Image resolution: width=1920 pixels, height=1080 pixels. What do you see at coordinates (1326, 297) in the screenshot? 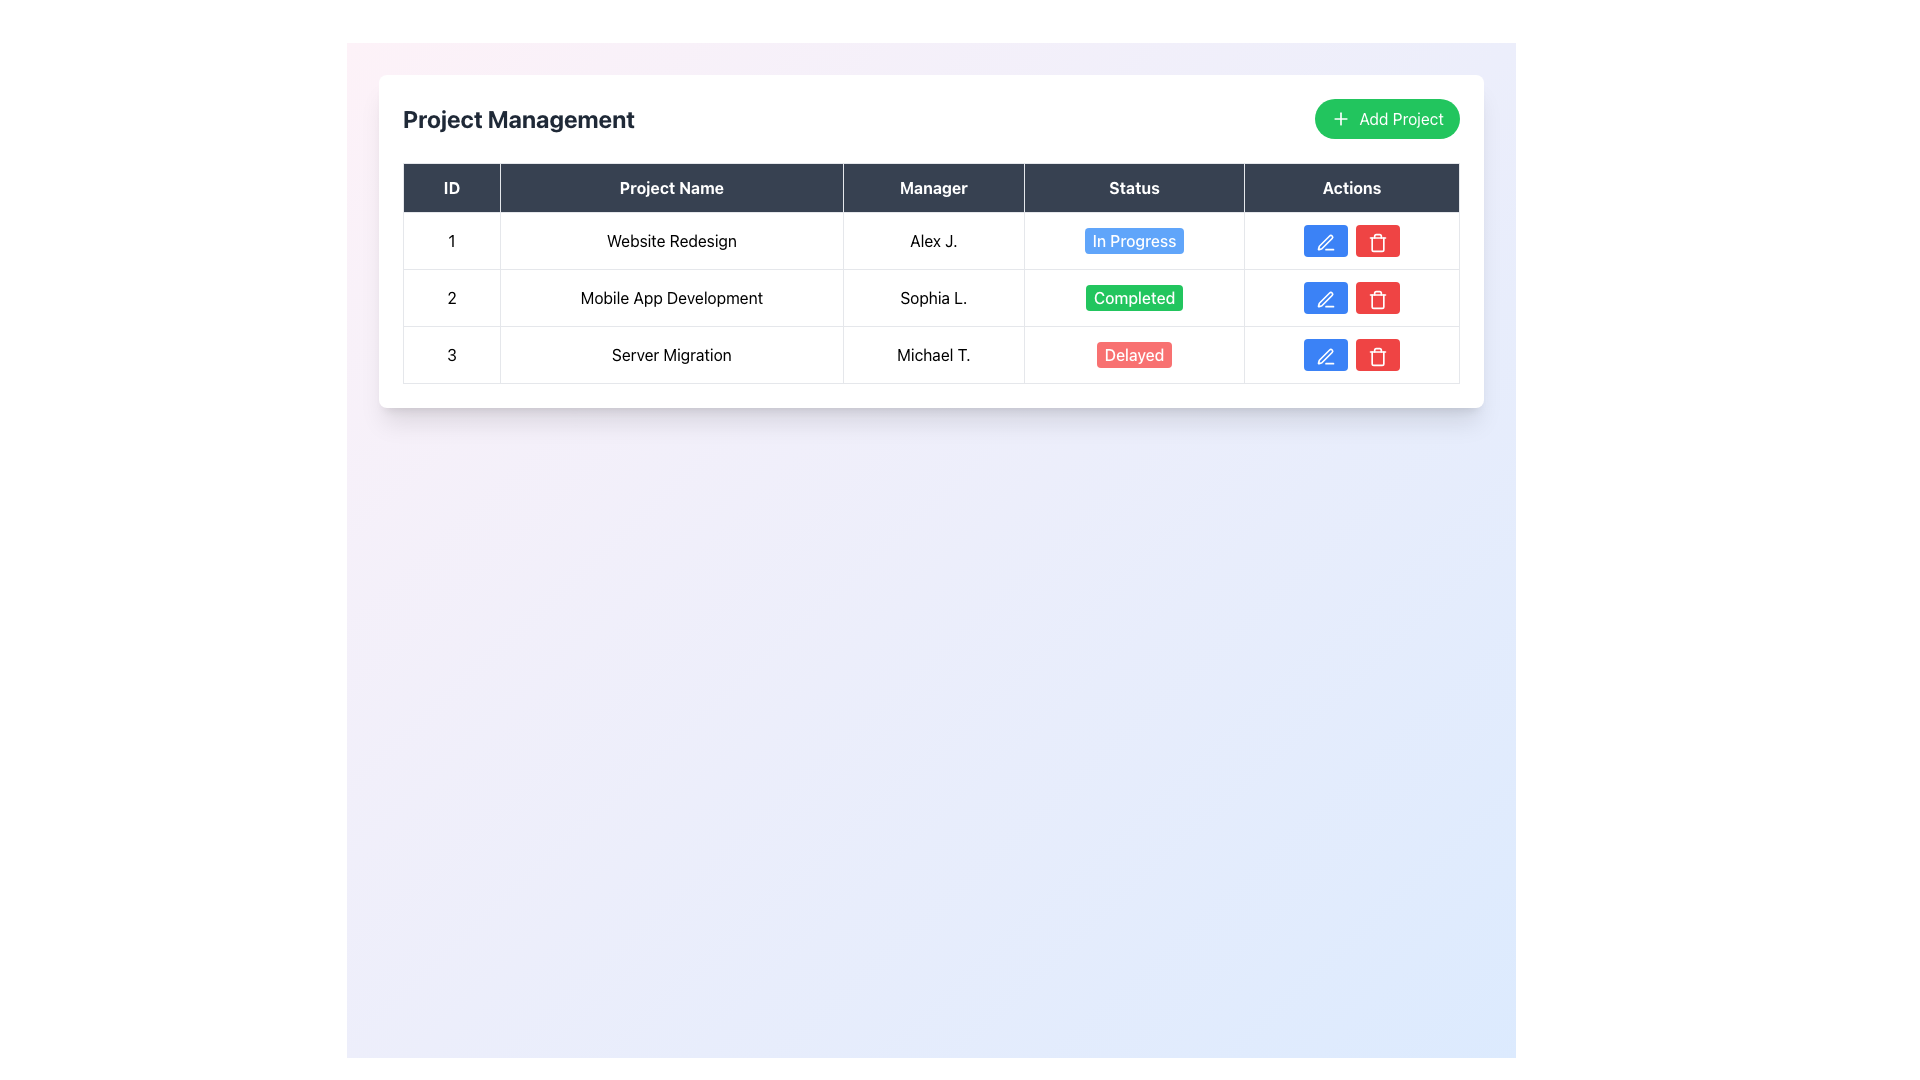
I see `the edit button in the Actions column for the 'Mobile App Development' project` at bounding box center [1326, 297].